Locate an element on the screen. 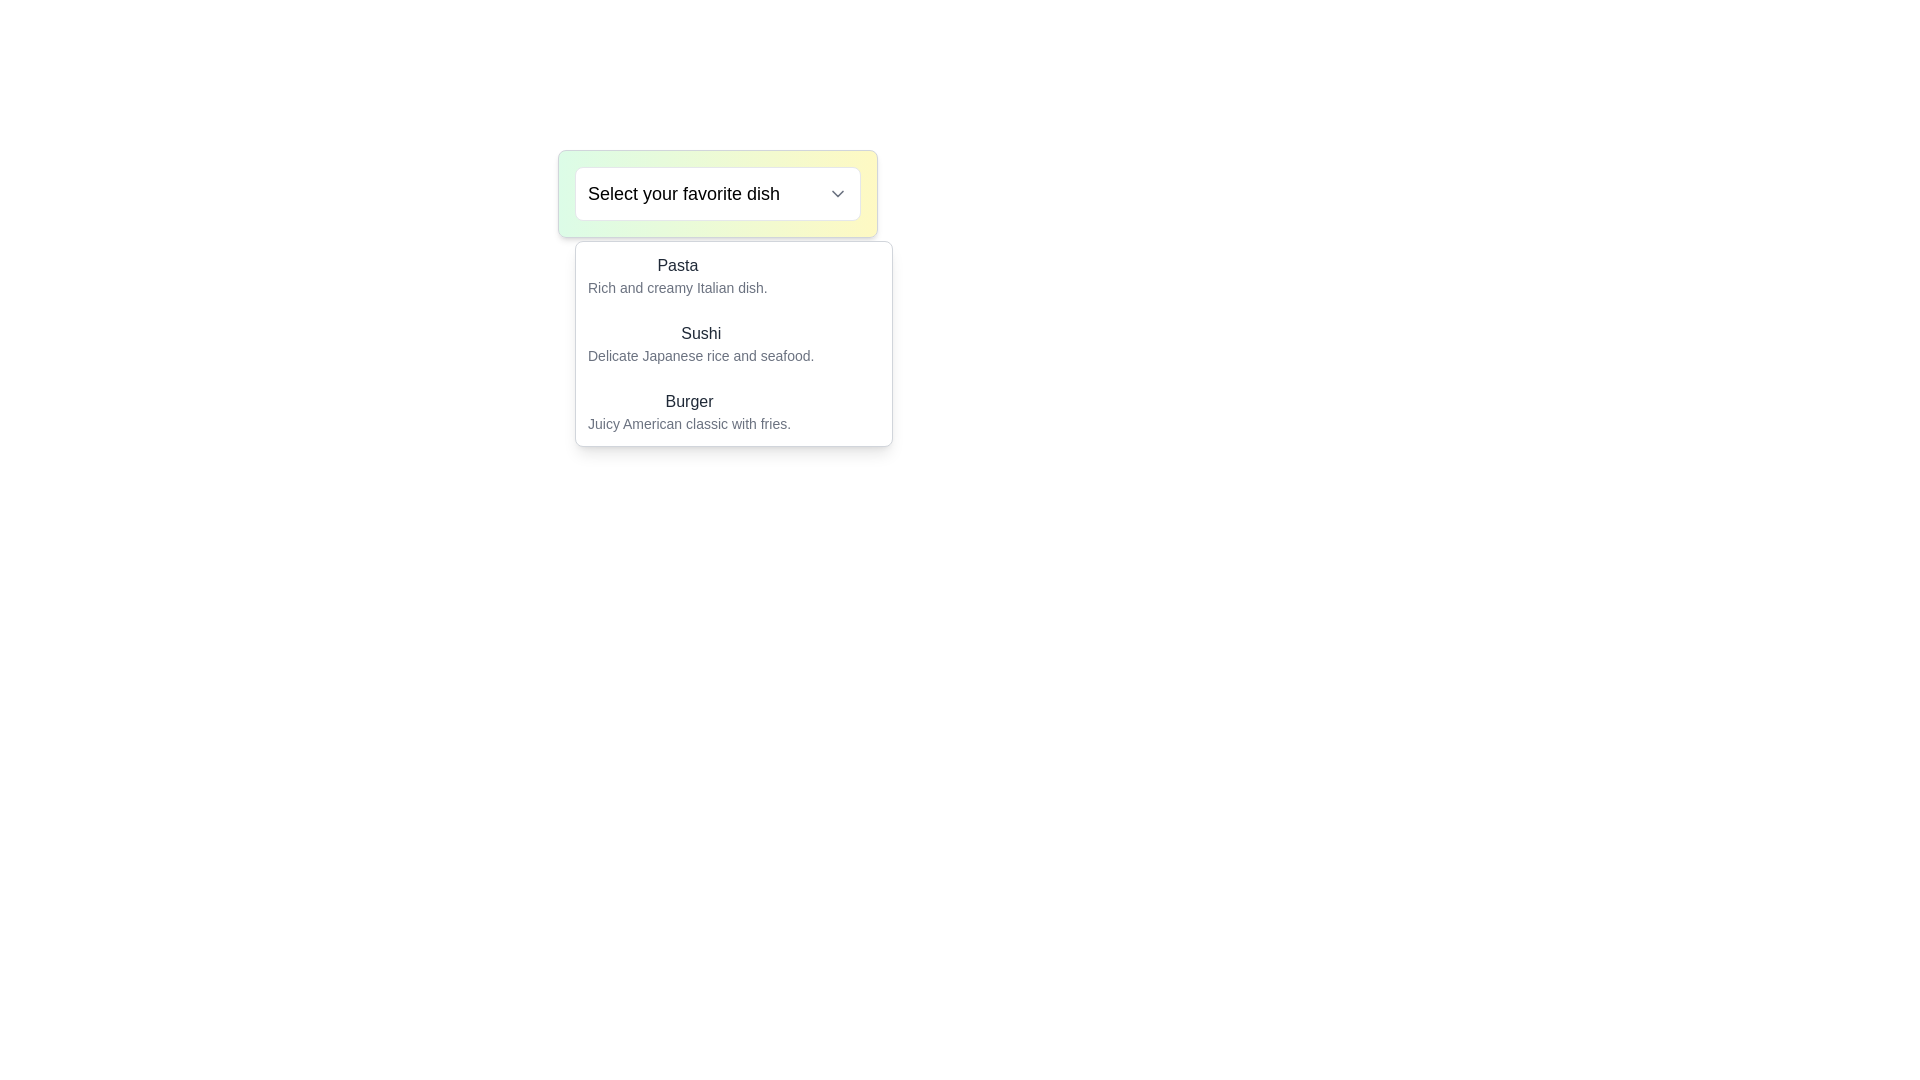 Image resolution: width=1920 pixels, height=1080 pixels. the text element reading 'Delicate Japanese rice and seafood.' which is positioned directly beneath the text 'Sushi' in the dropdown selection box is located at coordinates (701, 354).